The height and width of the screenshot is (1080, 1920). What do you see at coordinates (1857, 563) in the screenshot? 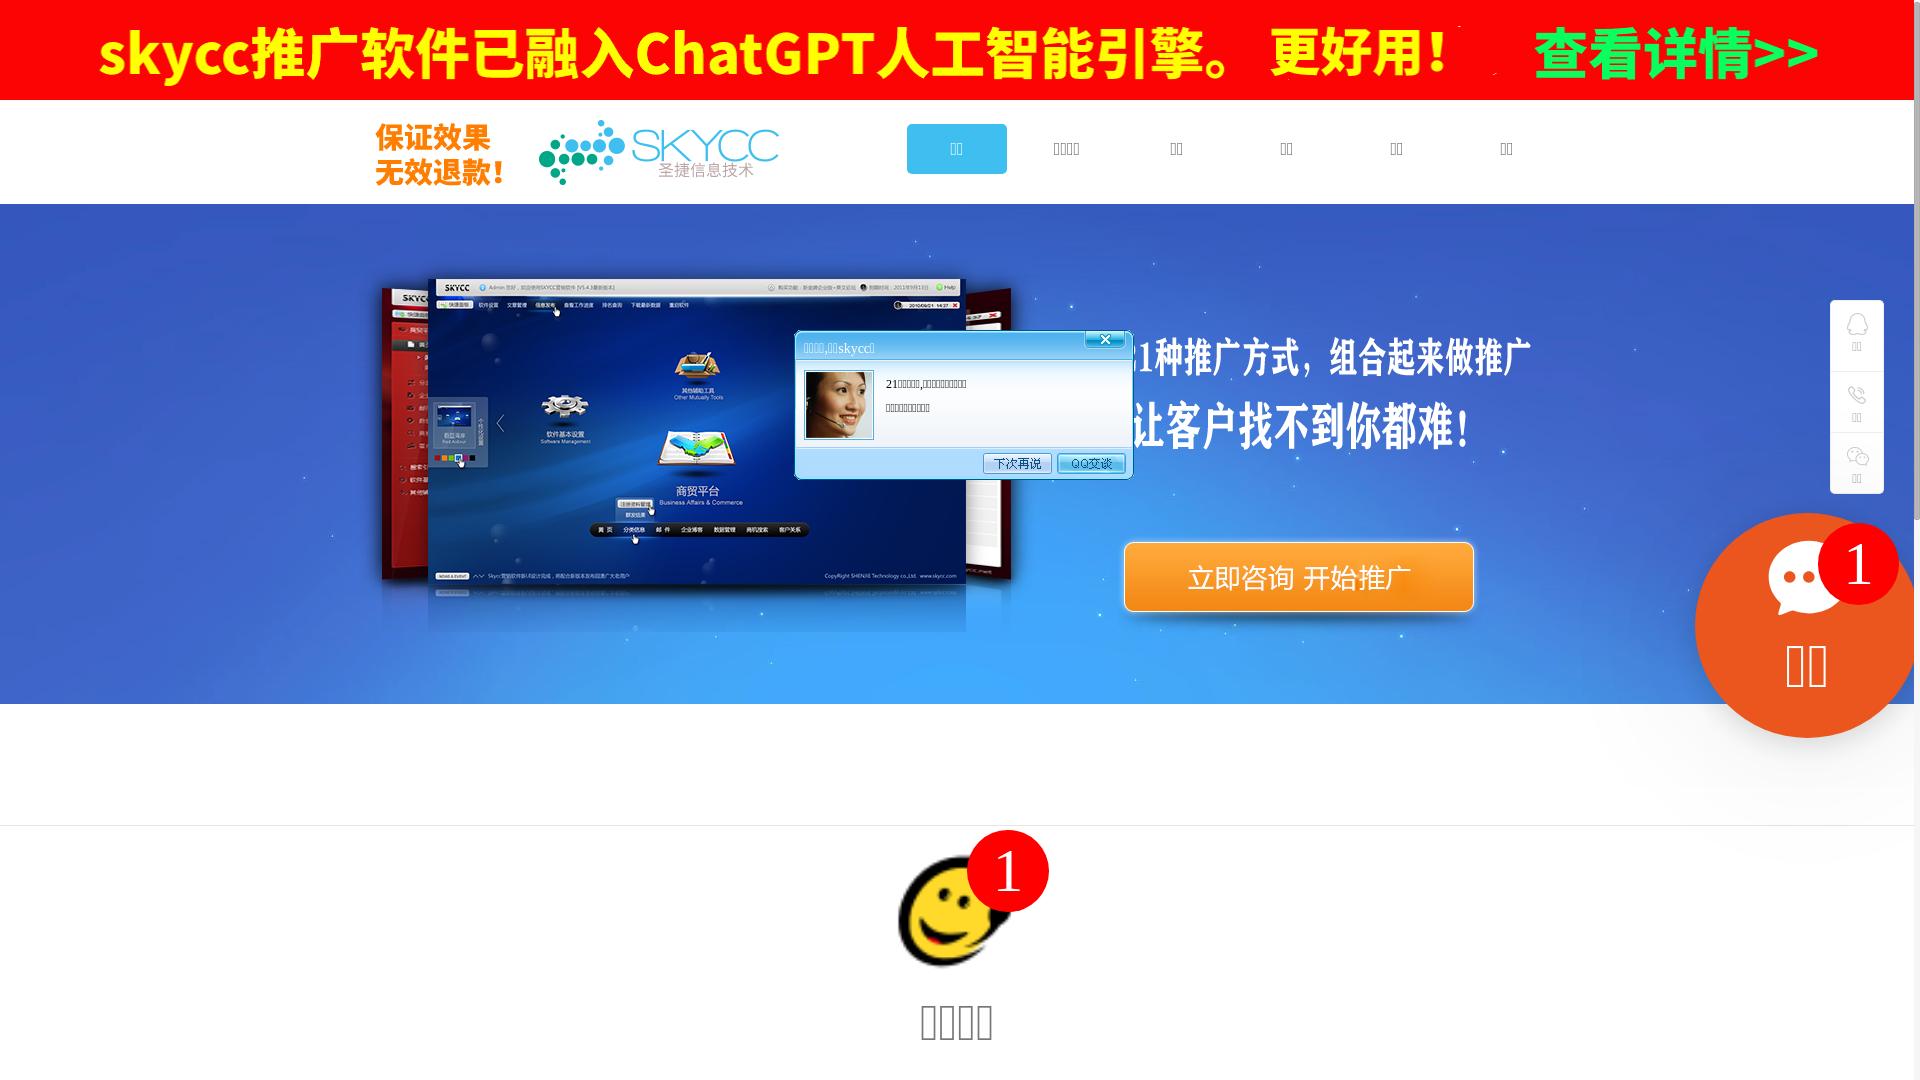
I see `'1'` at bounding box center [1857, 563].